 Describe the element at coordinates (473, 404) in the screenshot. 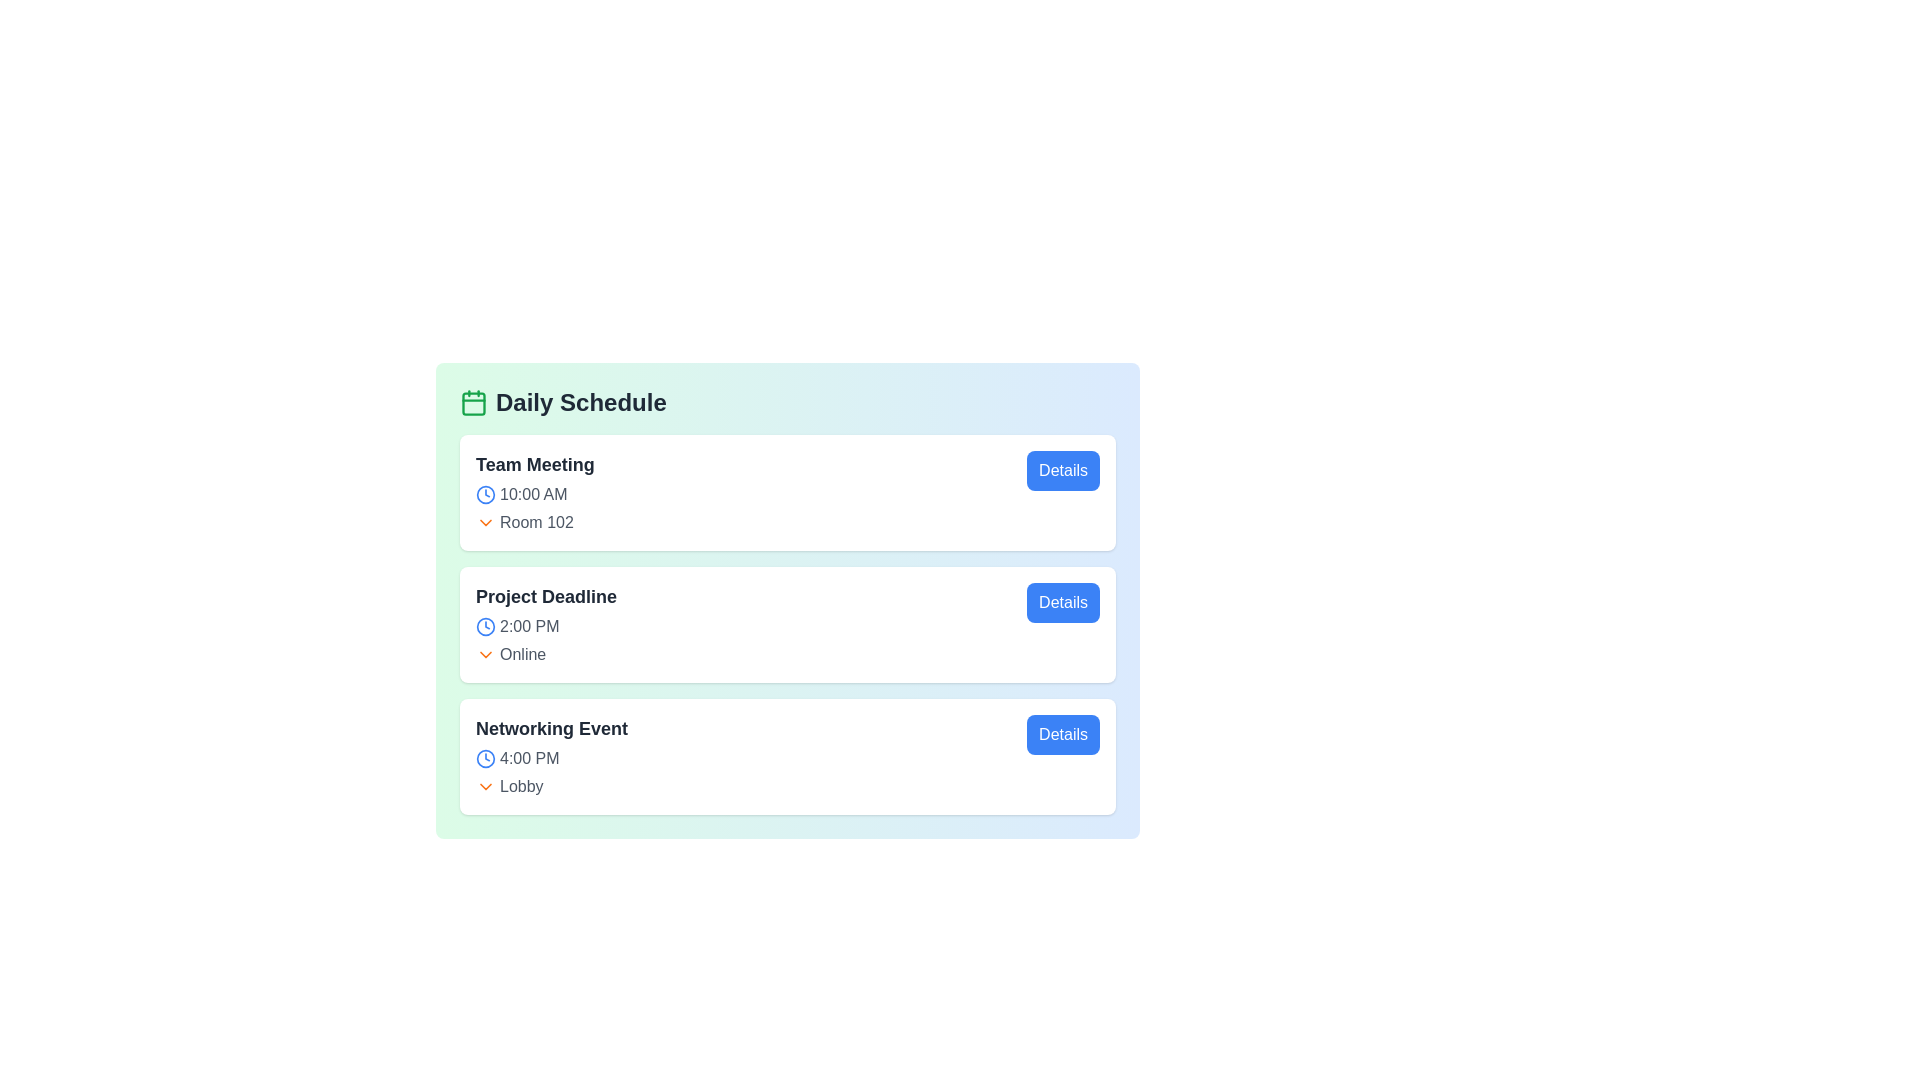

I see `the decorative graphical element inside the calendar icon located at the top-left corner of the interface` at that location.